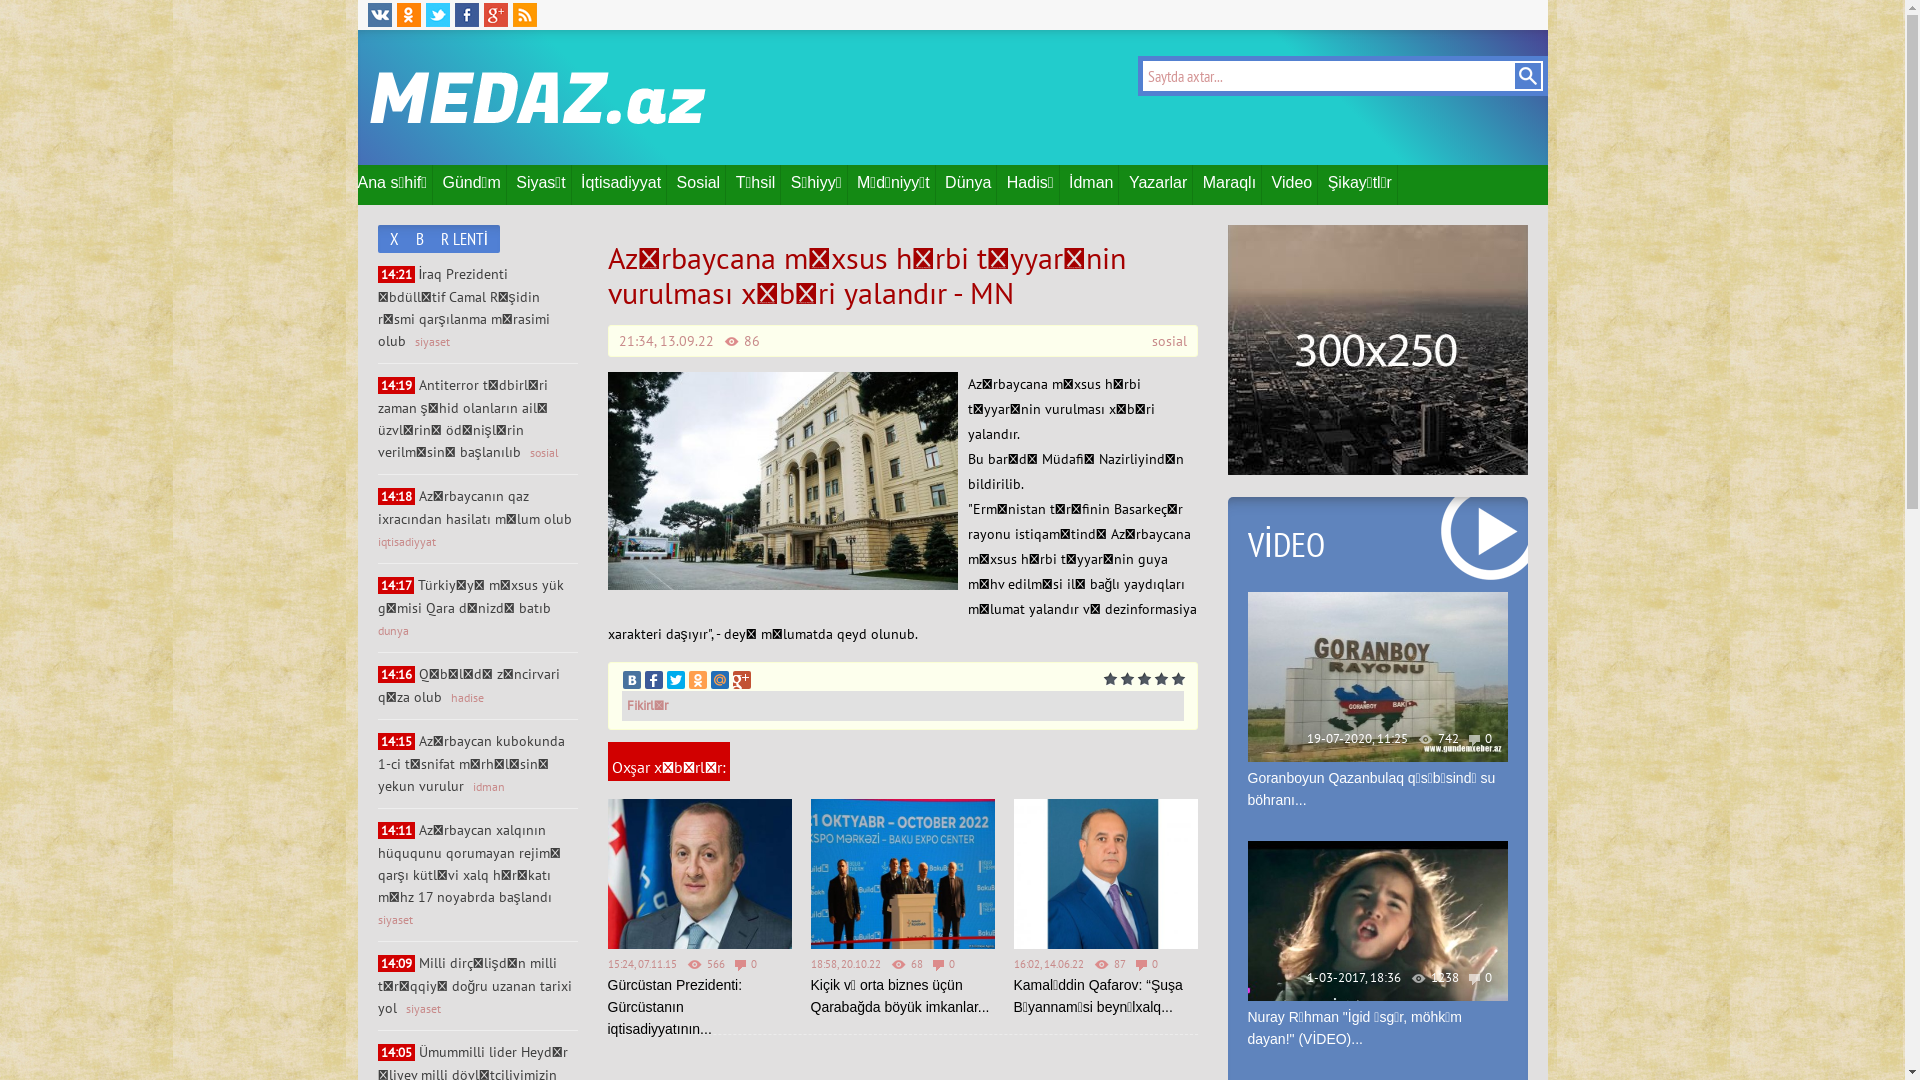 This screenshot has width=1920, height=1080. I want to click on '4', so click(1152, 678).